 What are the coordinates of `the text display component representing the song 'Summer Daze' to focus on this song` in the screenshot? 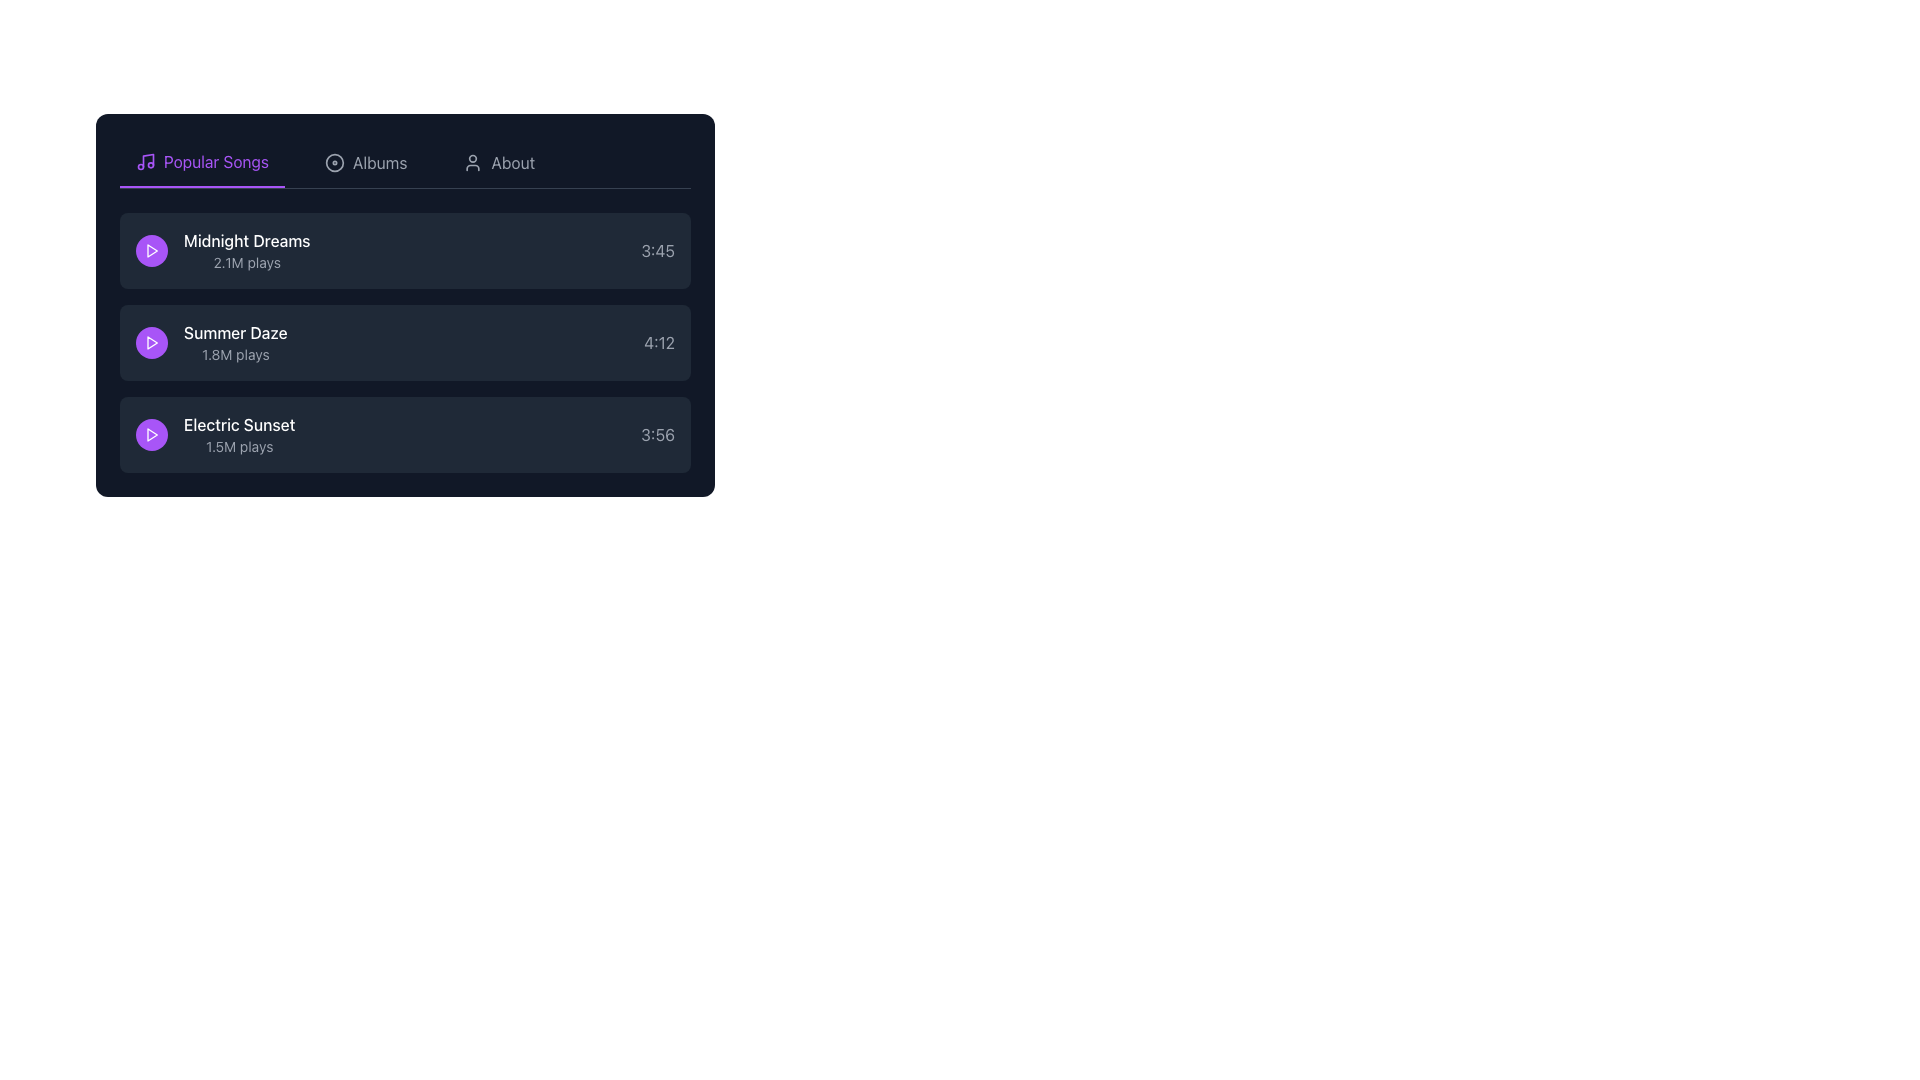 It's located at (211, 342).